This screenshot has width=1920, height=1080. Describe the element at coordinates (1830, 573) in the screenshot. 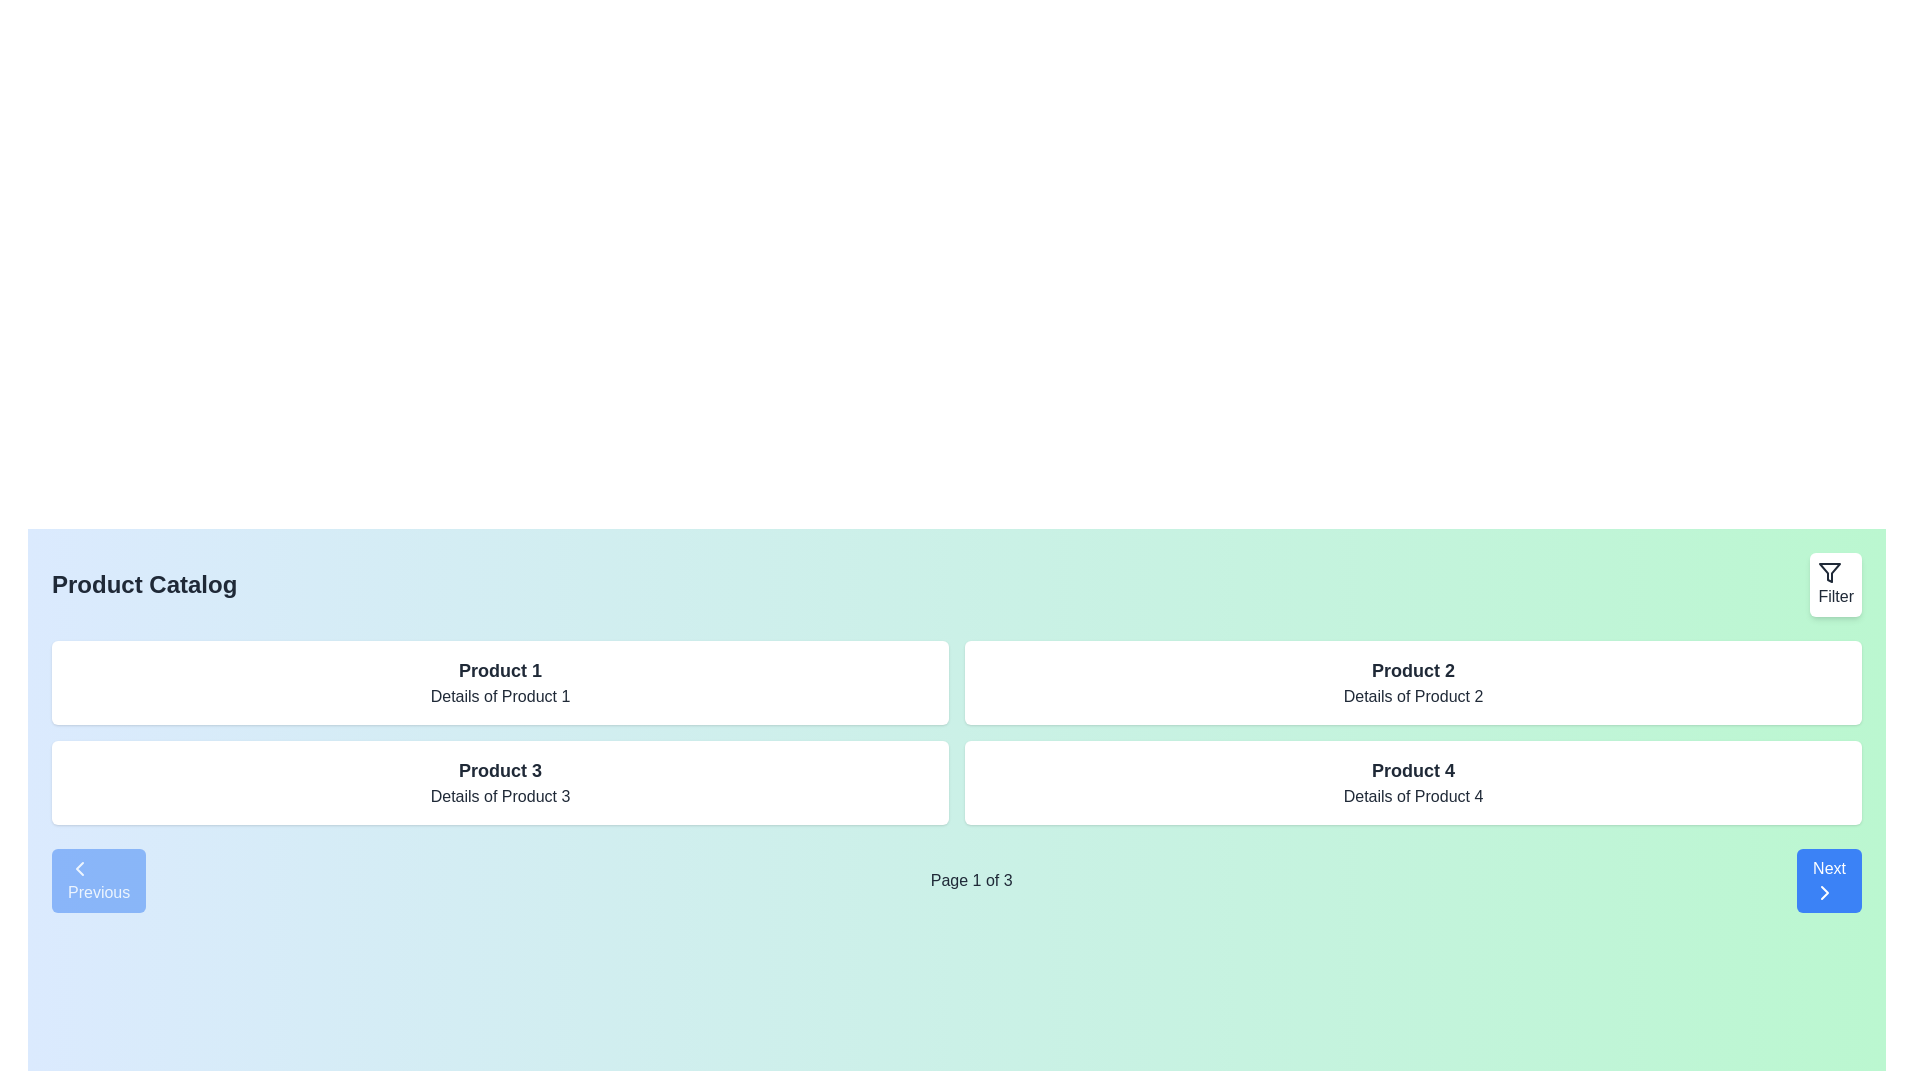

I see `the filter icon located in the top-right corner of the 'Filter' button, which has a minimalistic funnel design and is set against a green backdrop` at that location.